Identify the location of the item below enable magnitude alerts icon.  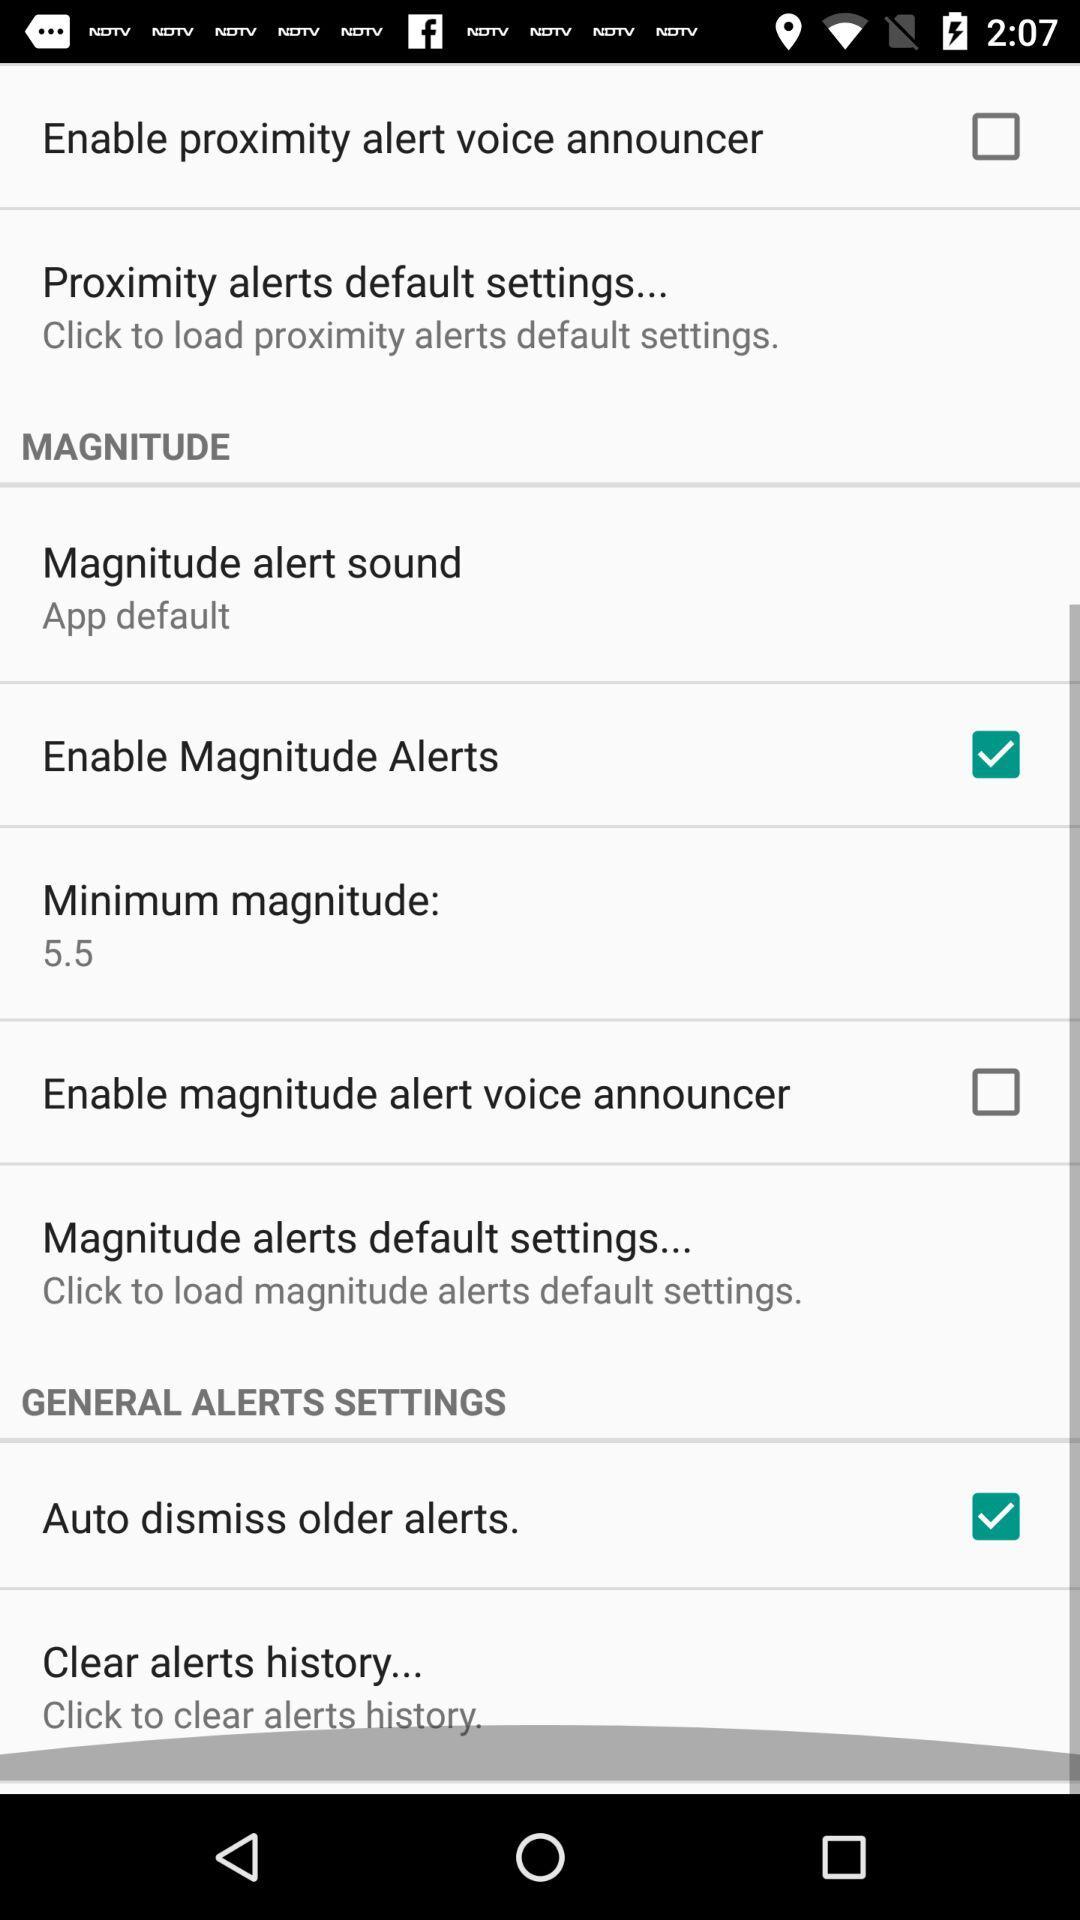
(240, 911).